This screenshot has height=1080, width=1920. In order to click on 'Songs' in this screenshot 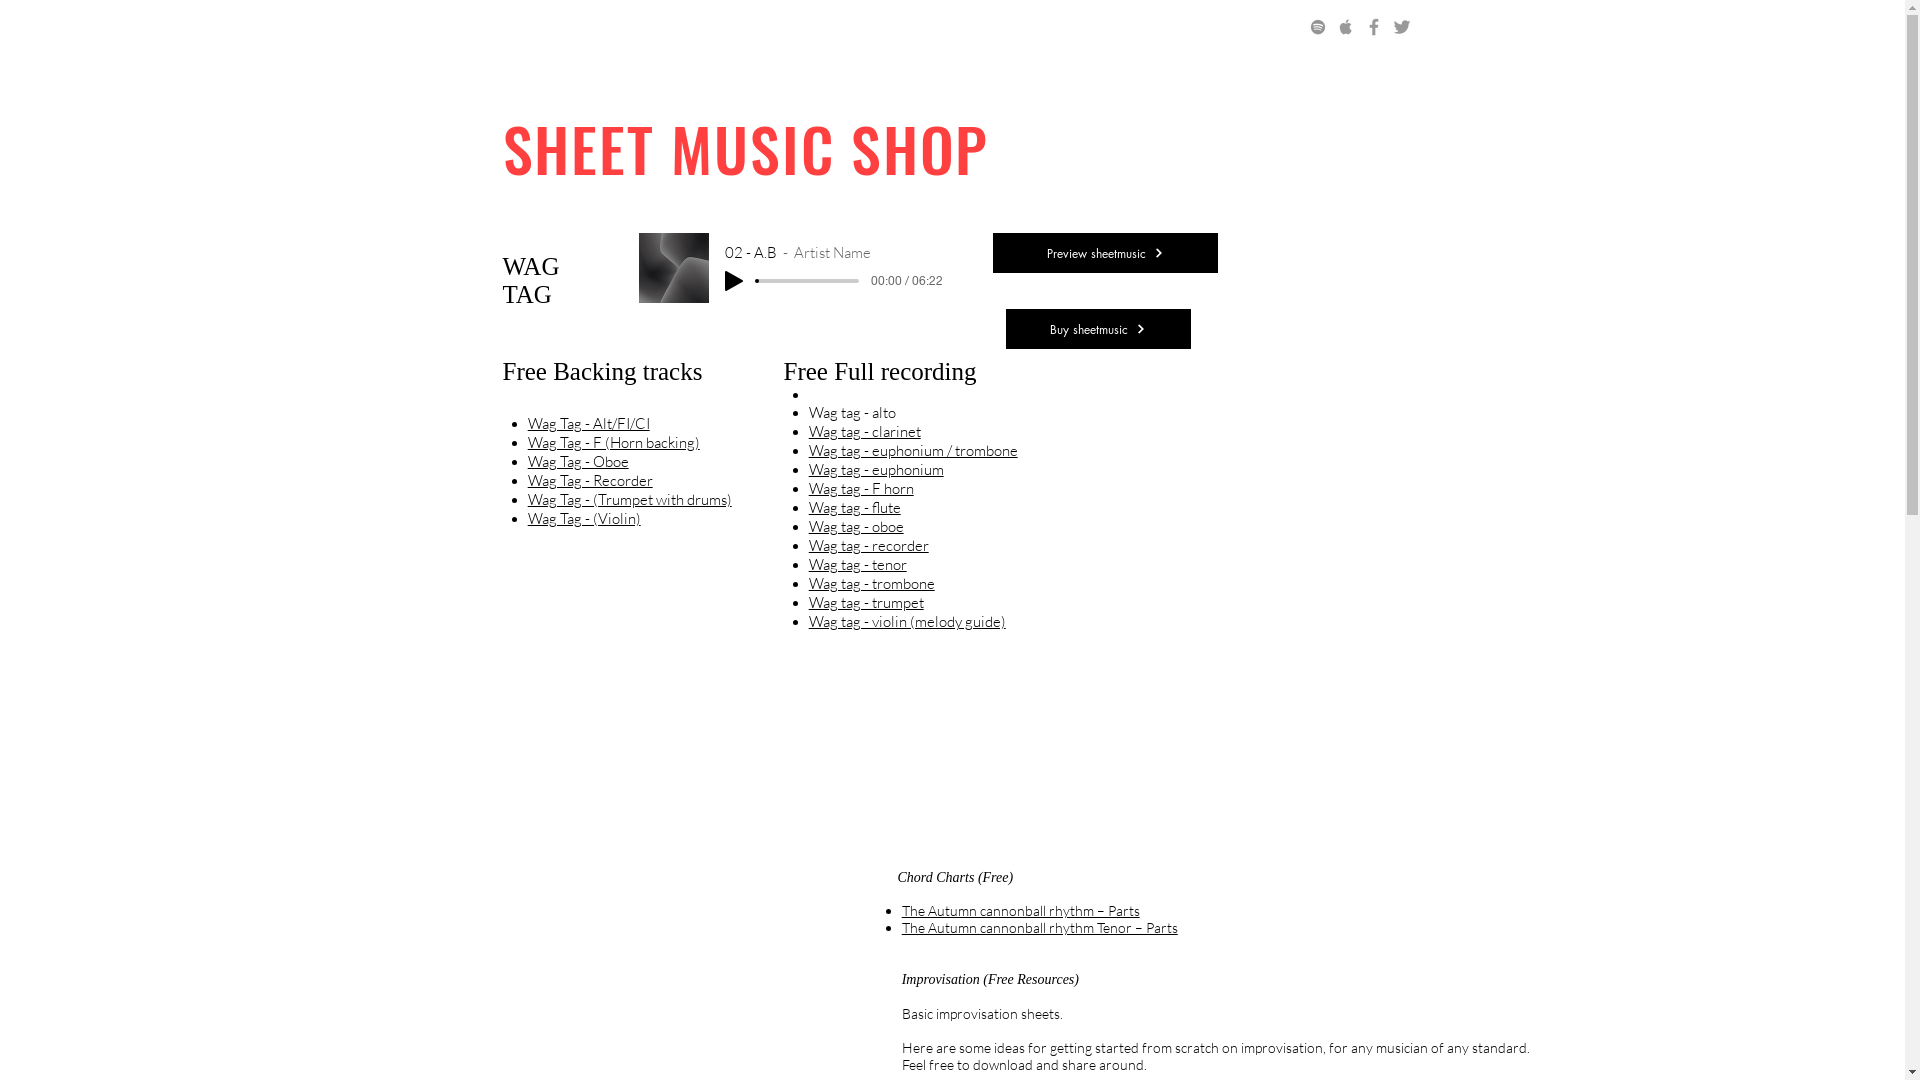, I will do `click(583, 29)`.